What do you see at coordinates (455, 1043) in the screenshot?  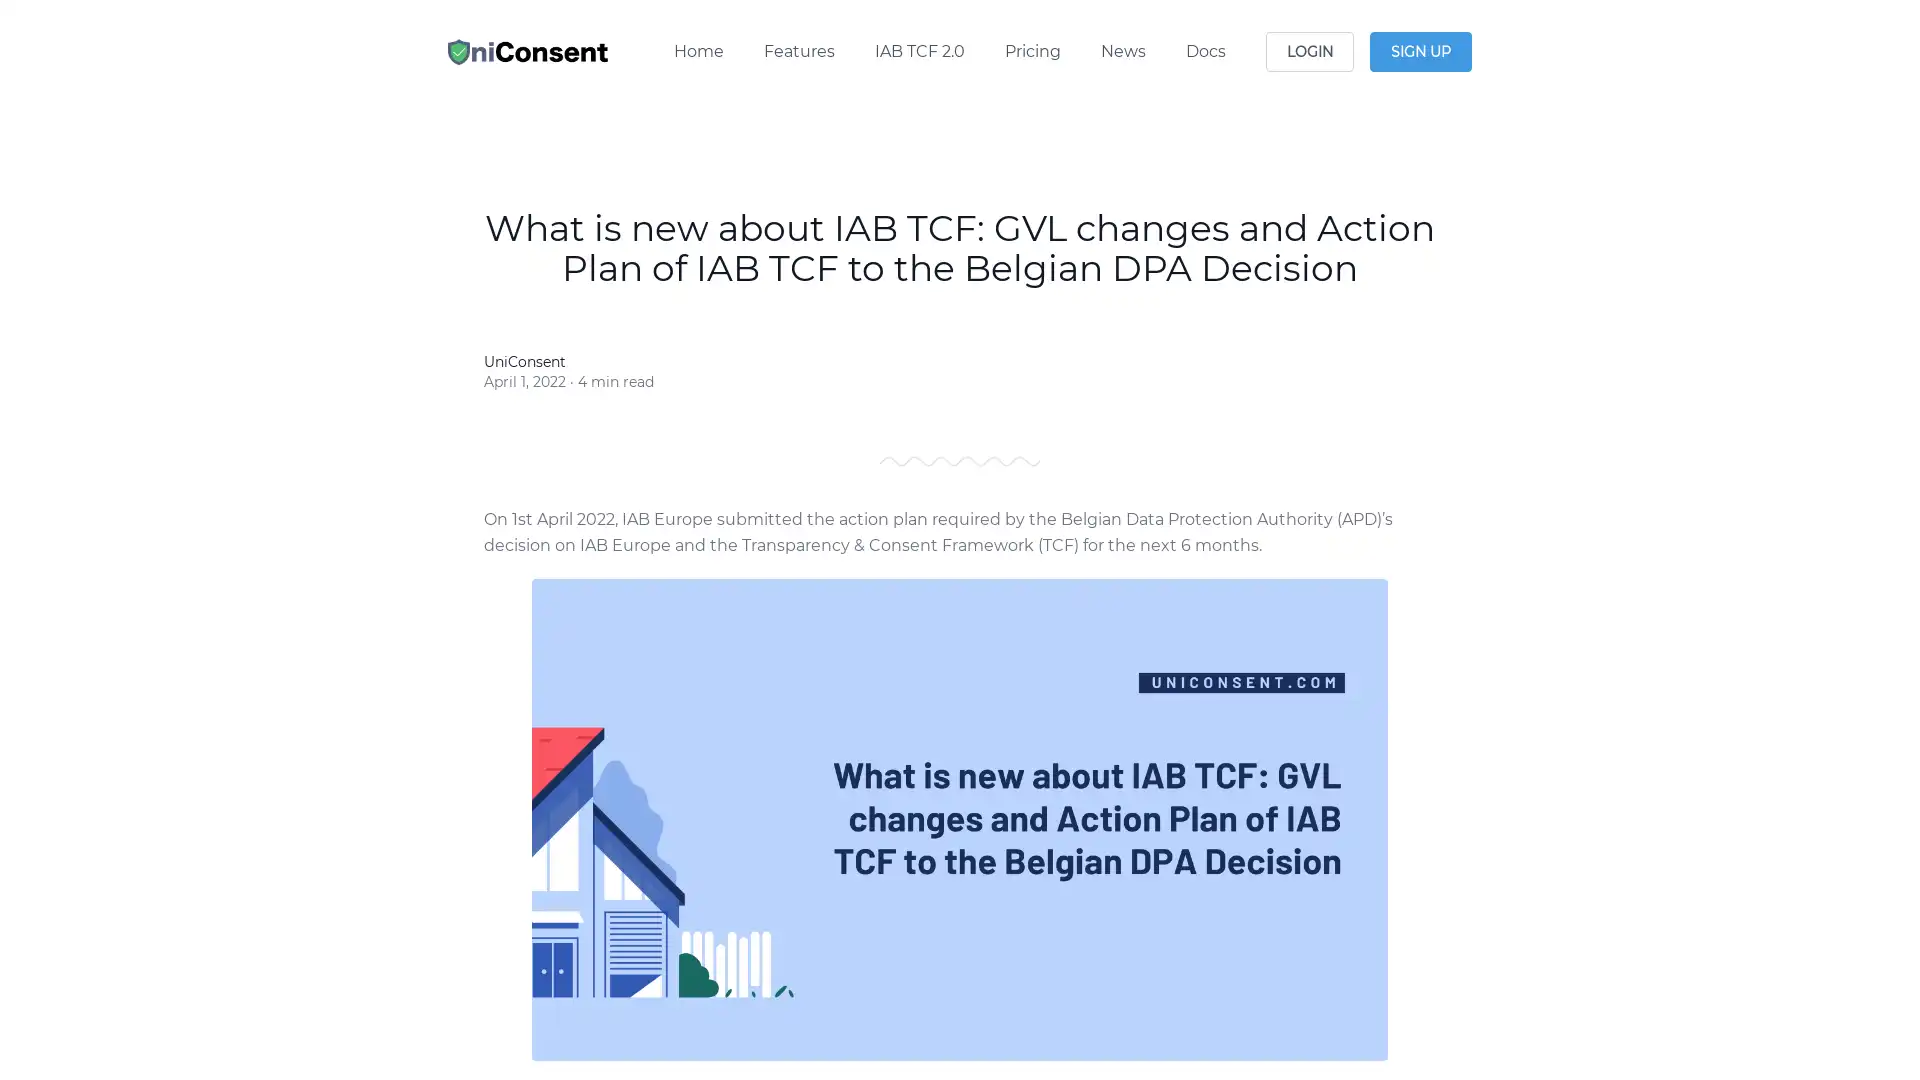 I see `Agree and proceed` at bounding box center [455, 1043].